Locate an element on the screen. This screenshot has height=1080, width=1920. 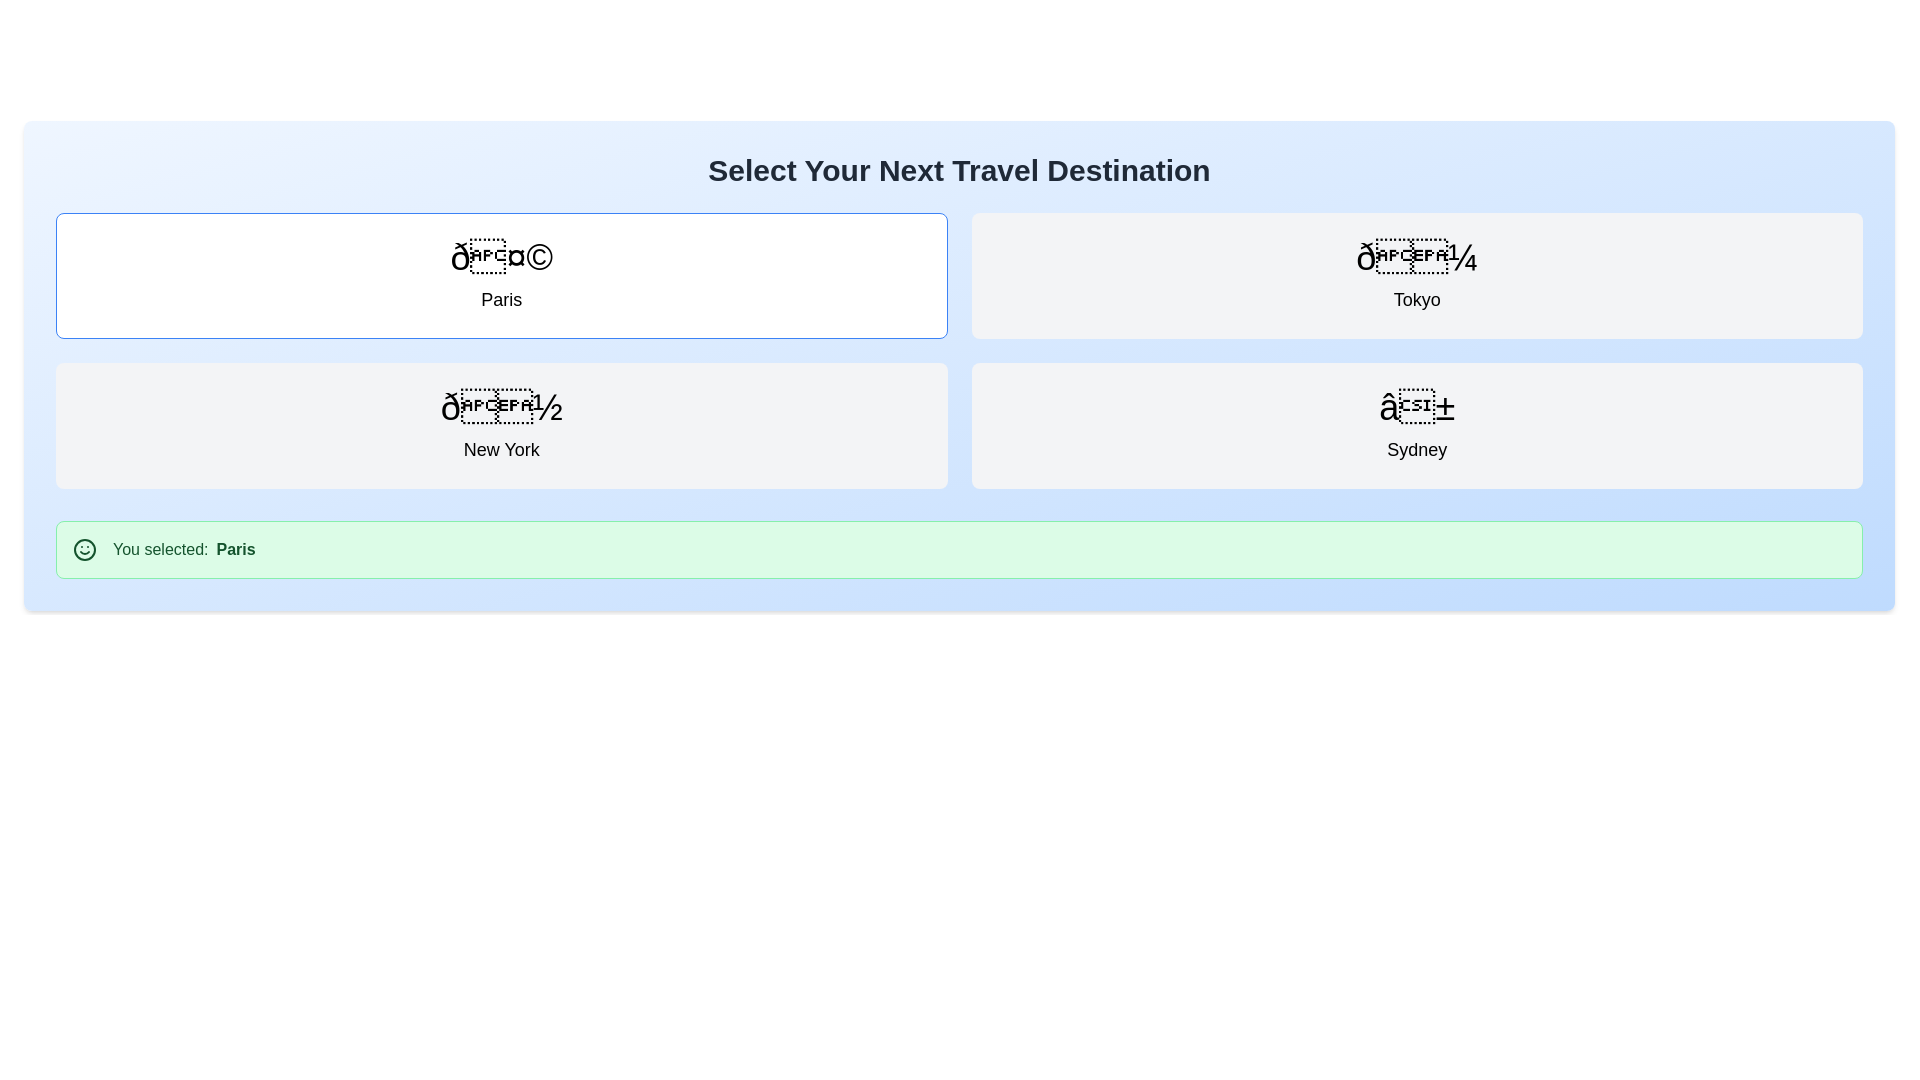
the first card component styled as a button in the top-left corner of the 2x2 grid layout is located at coordinates (501, 276).